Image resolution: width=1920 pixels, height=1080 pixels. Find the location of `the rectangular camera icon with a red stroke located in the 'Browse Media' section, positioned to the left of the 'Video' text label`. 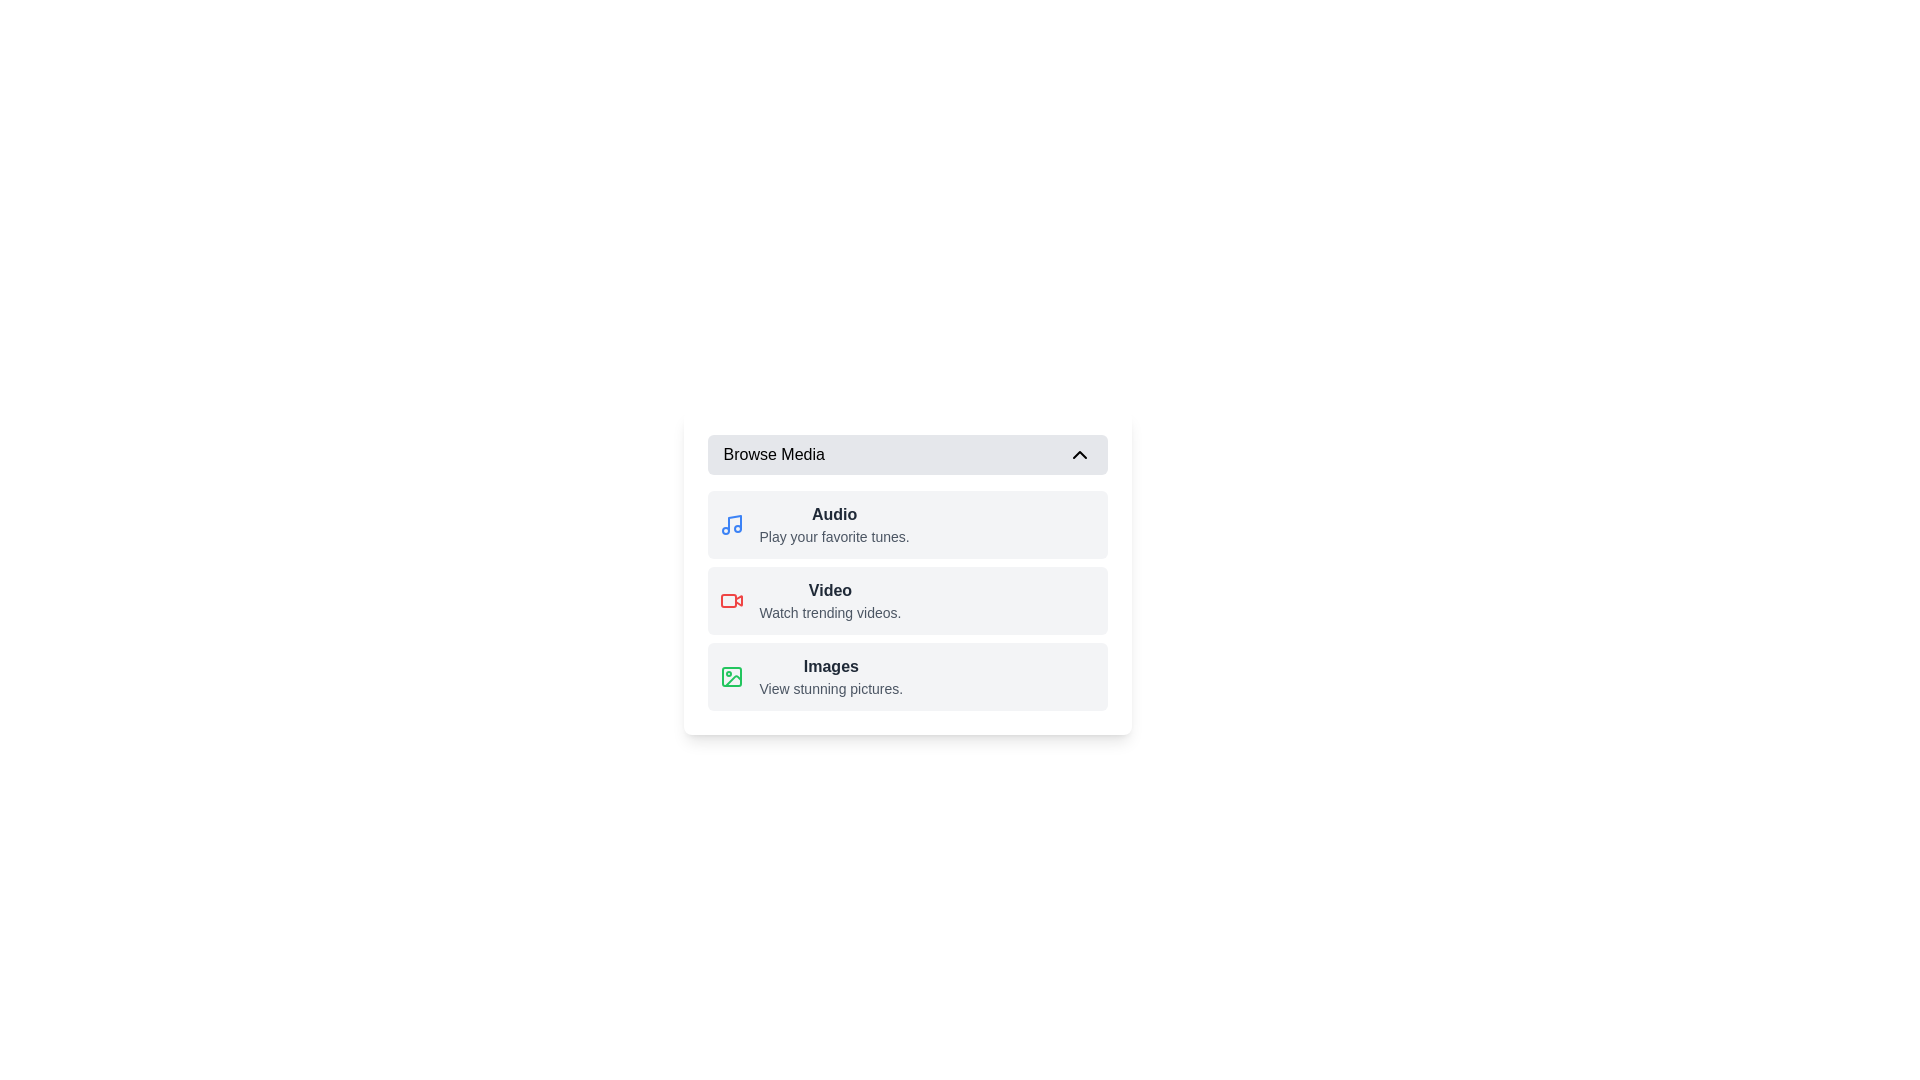

the rectangular camera icon with a red stroke located in the 'Browse Media' section, positioned to the left of the 'Video' text label is located at coordinates (730, 600).